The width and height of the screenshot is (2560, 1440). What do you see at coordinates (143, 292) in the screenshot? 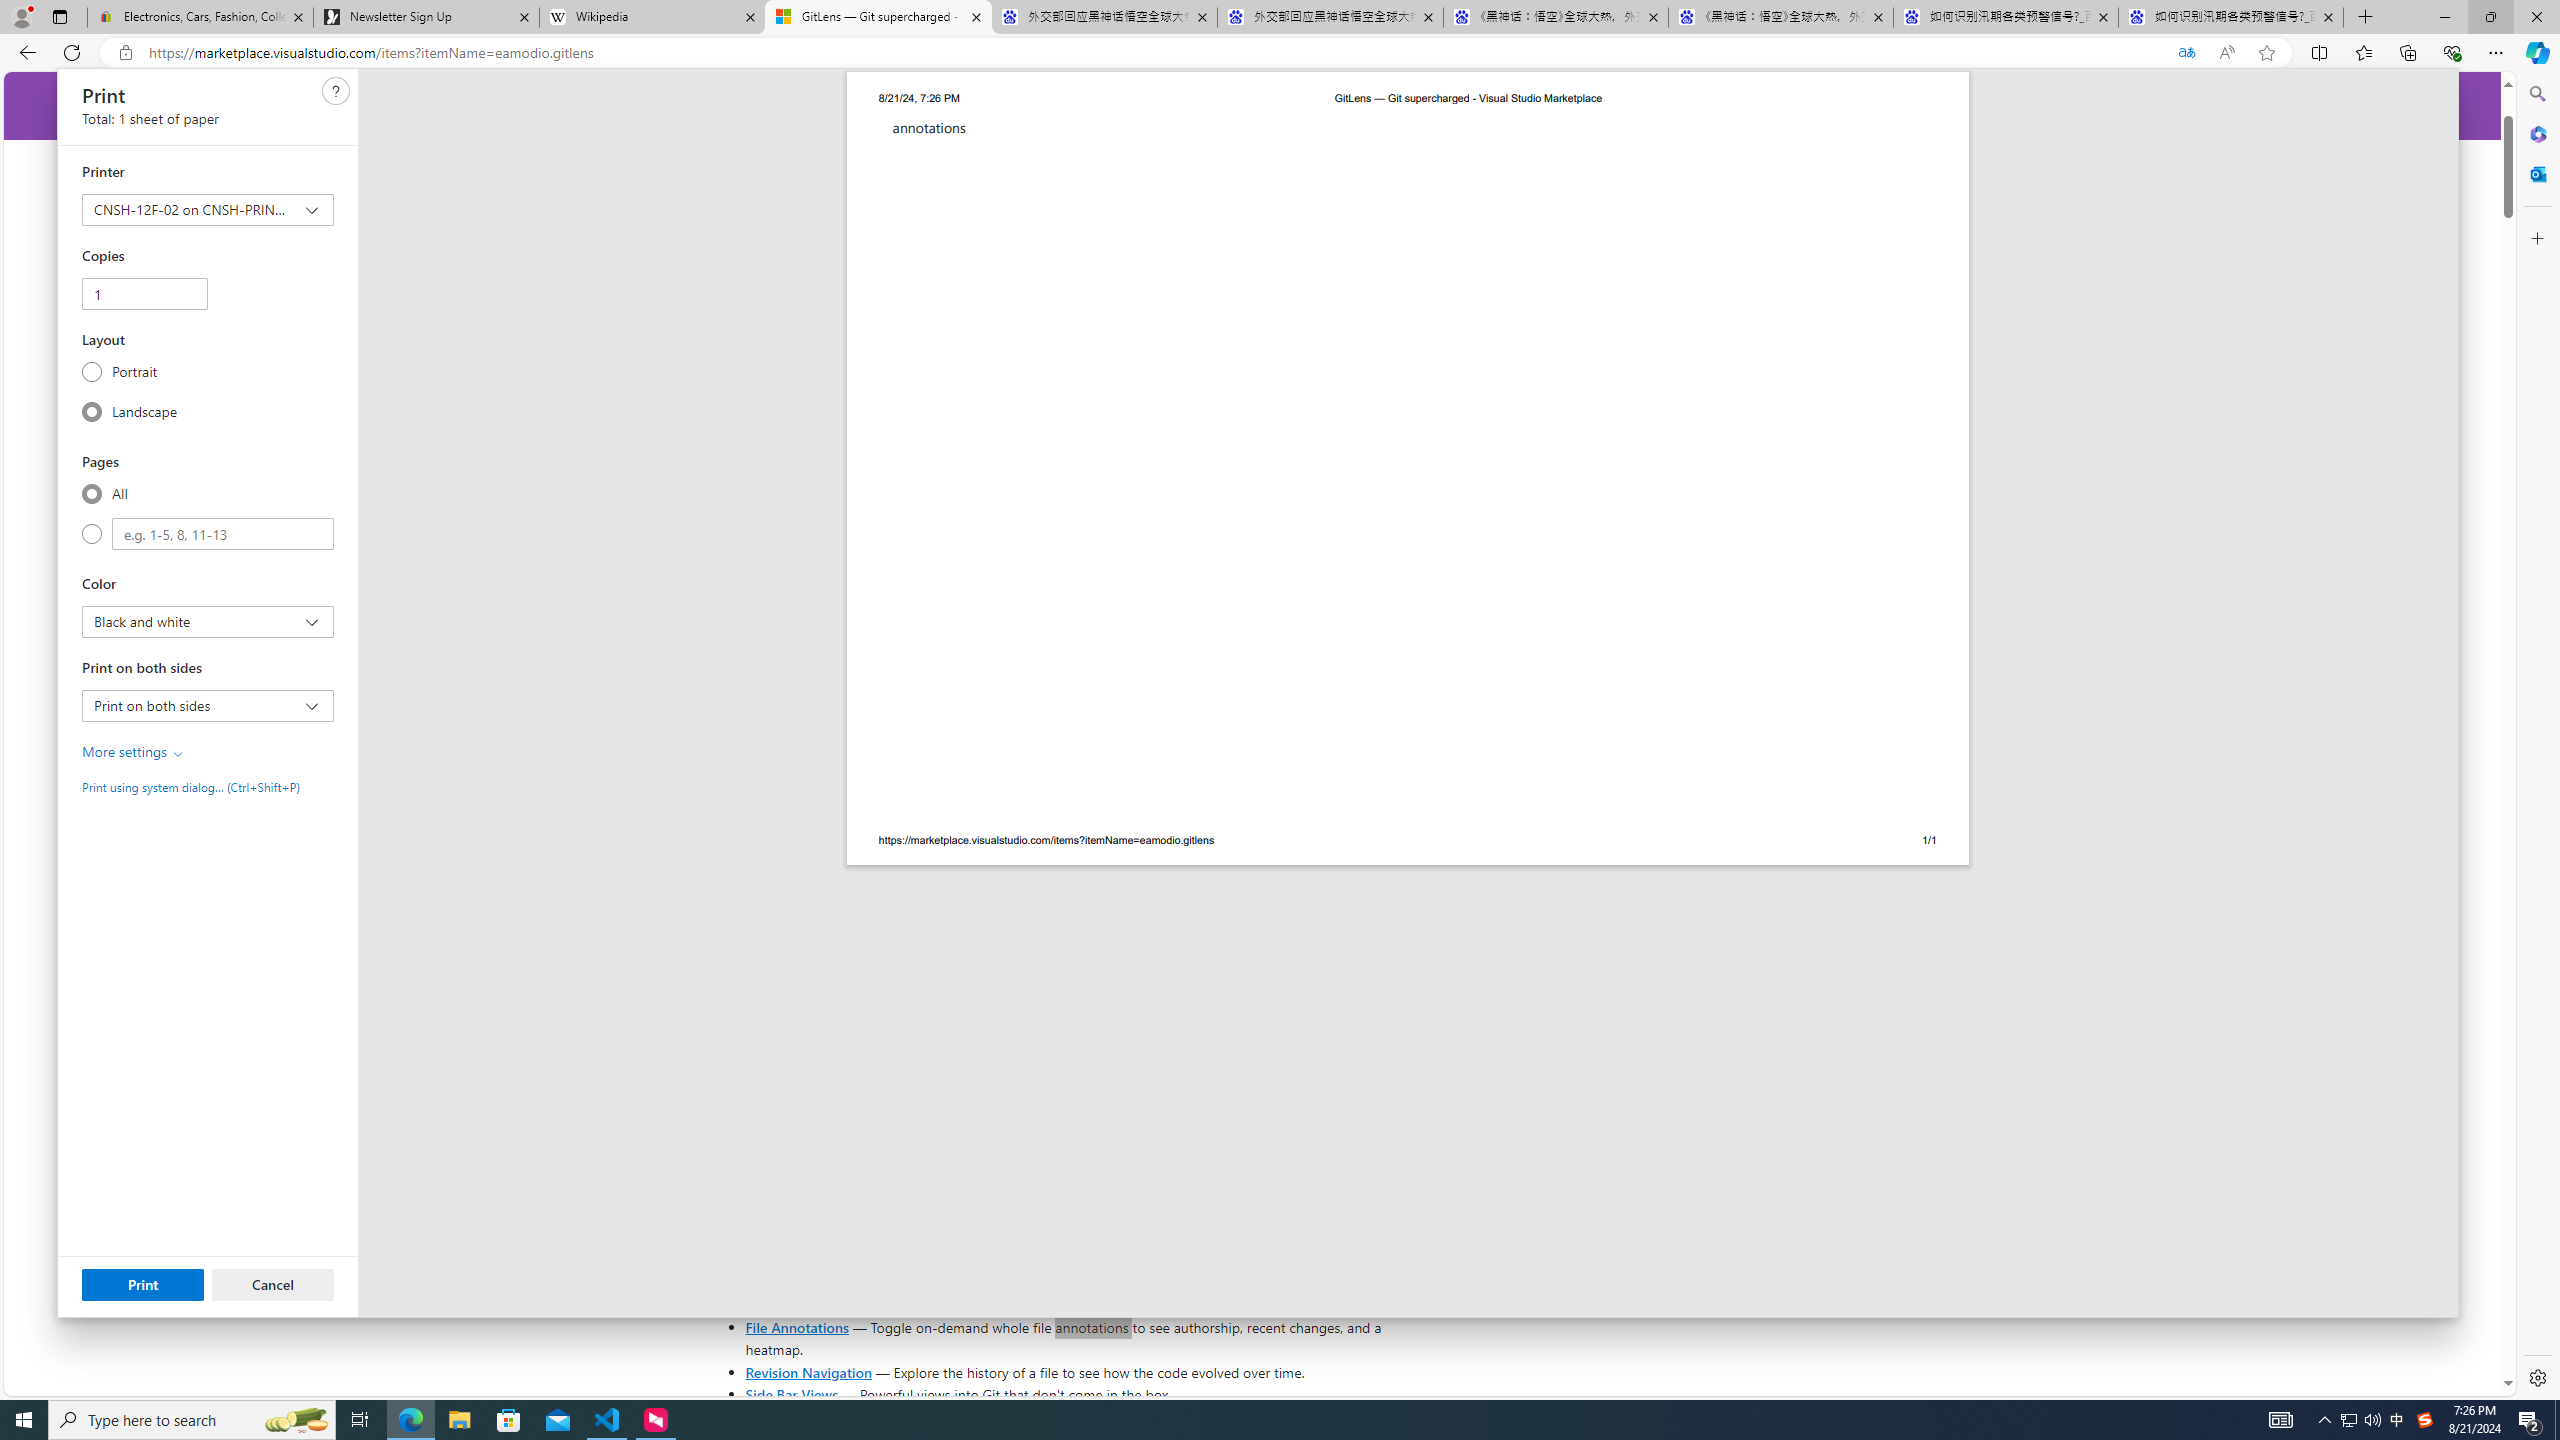
I see `'Copies'` at bounding box center [143, 292].